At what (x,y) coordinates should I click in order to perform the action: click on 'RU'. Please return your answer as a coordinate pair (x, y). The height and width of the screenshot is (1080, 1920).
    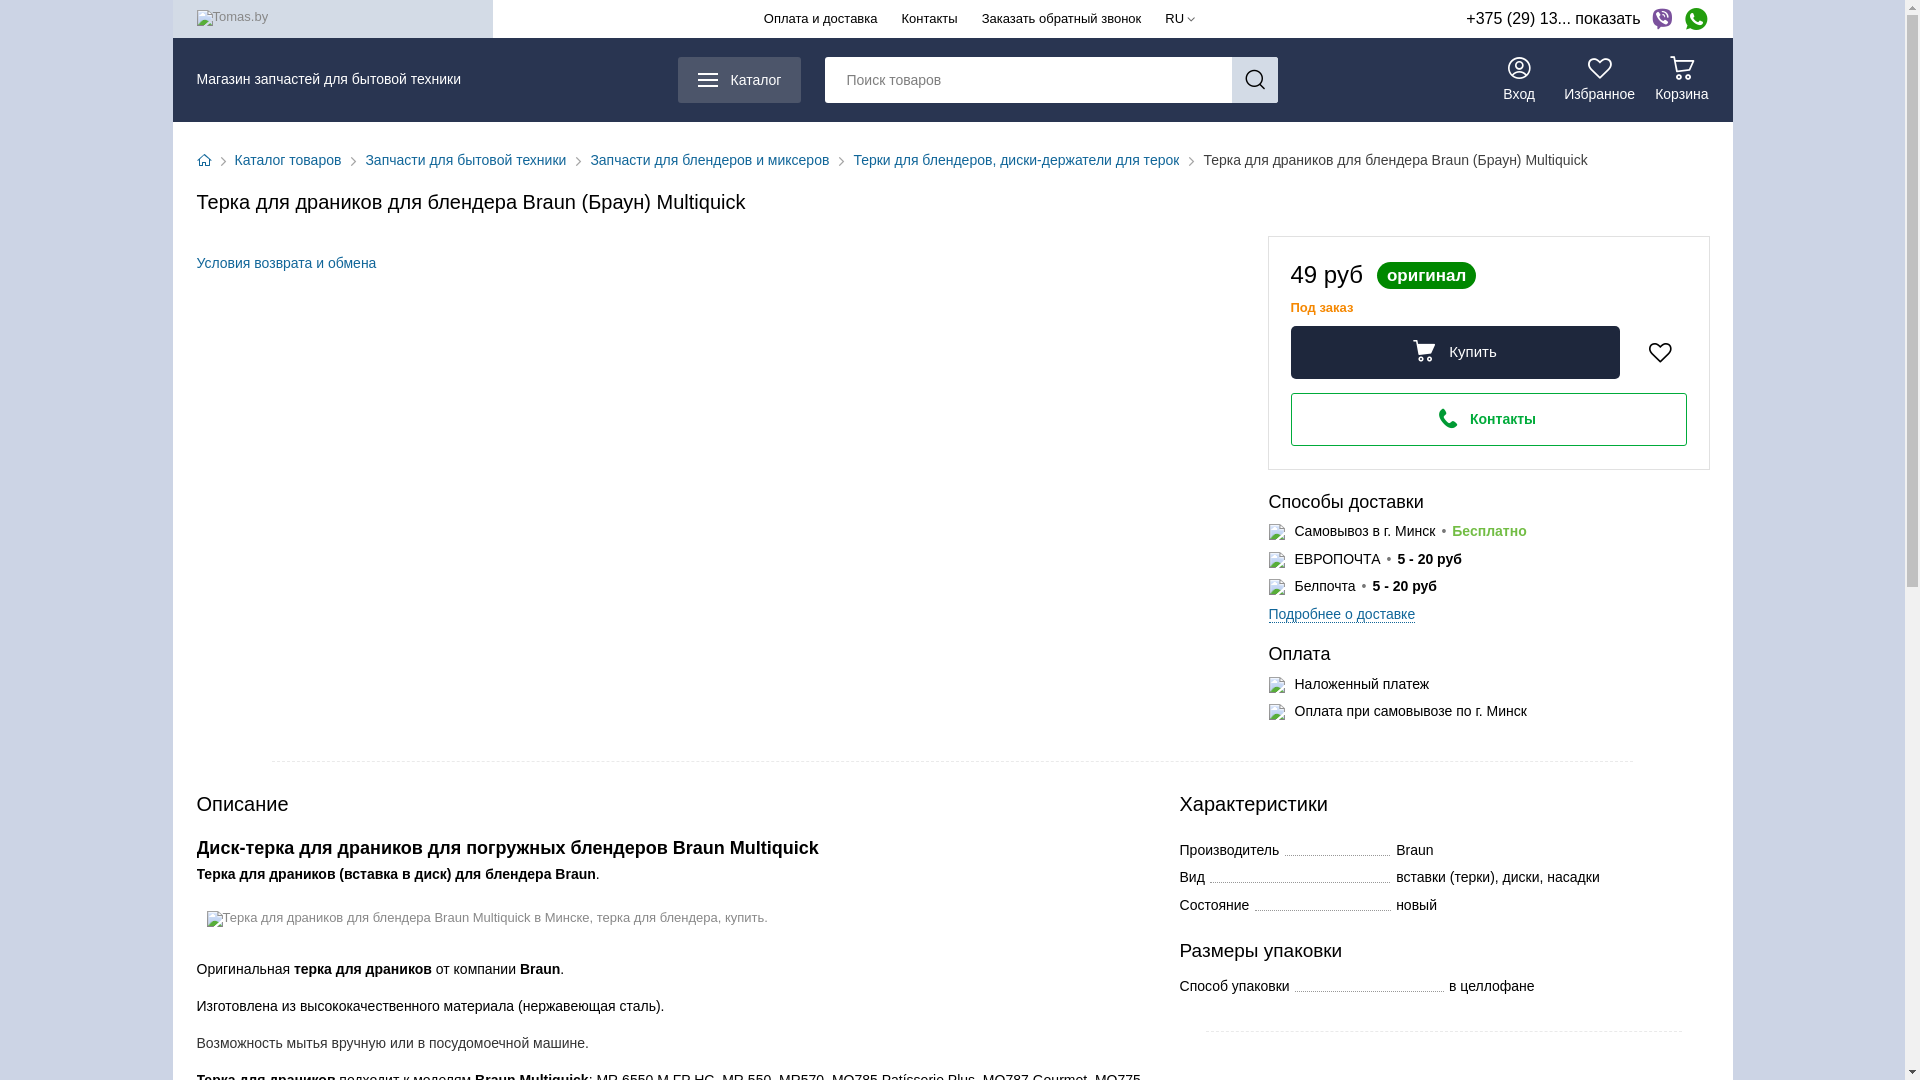
    Looking at the image, I should click on (1180, 19).